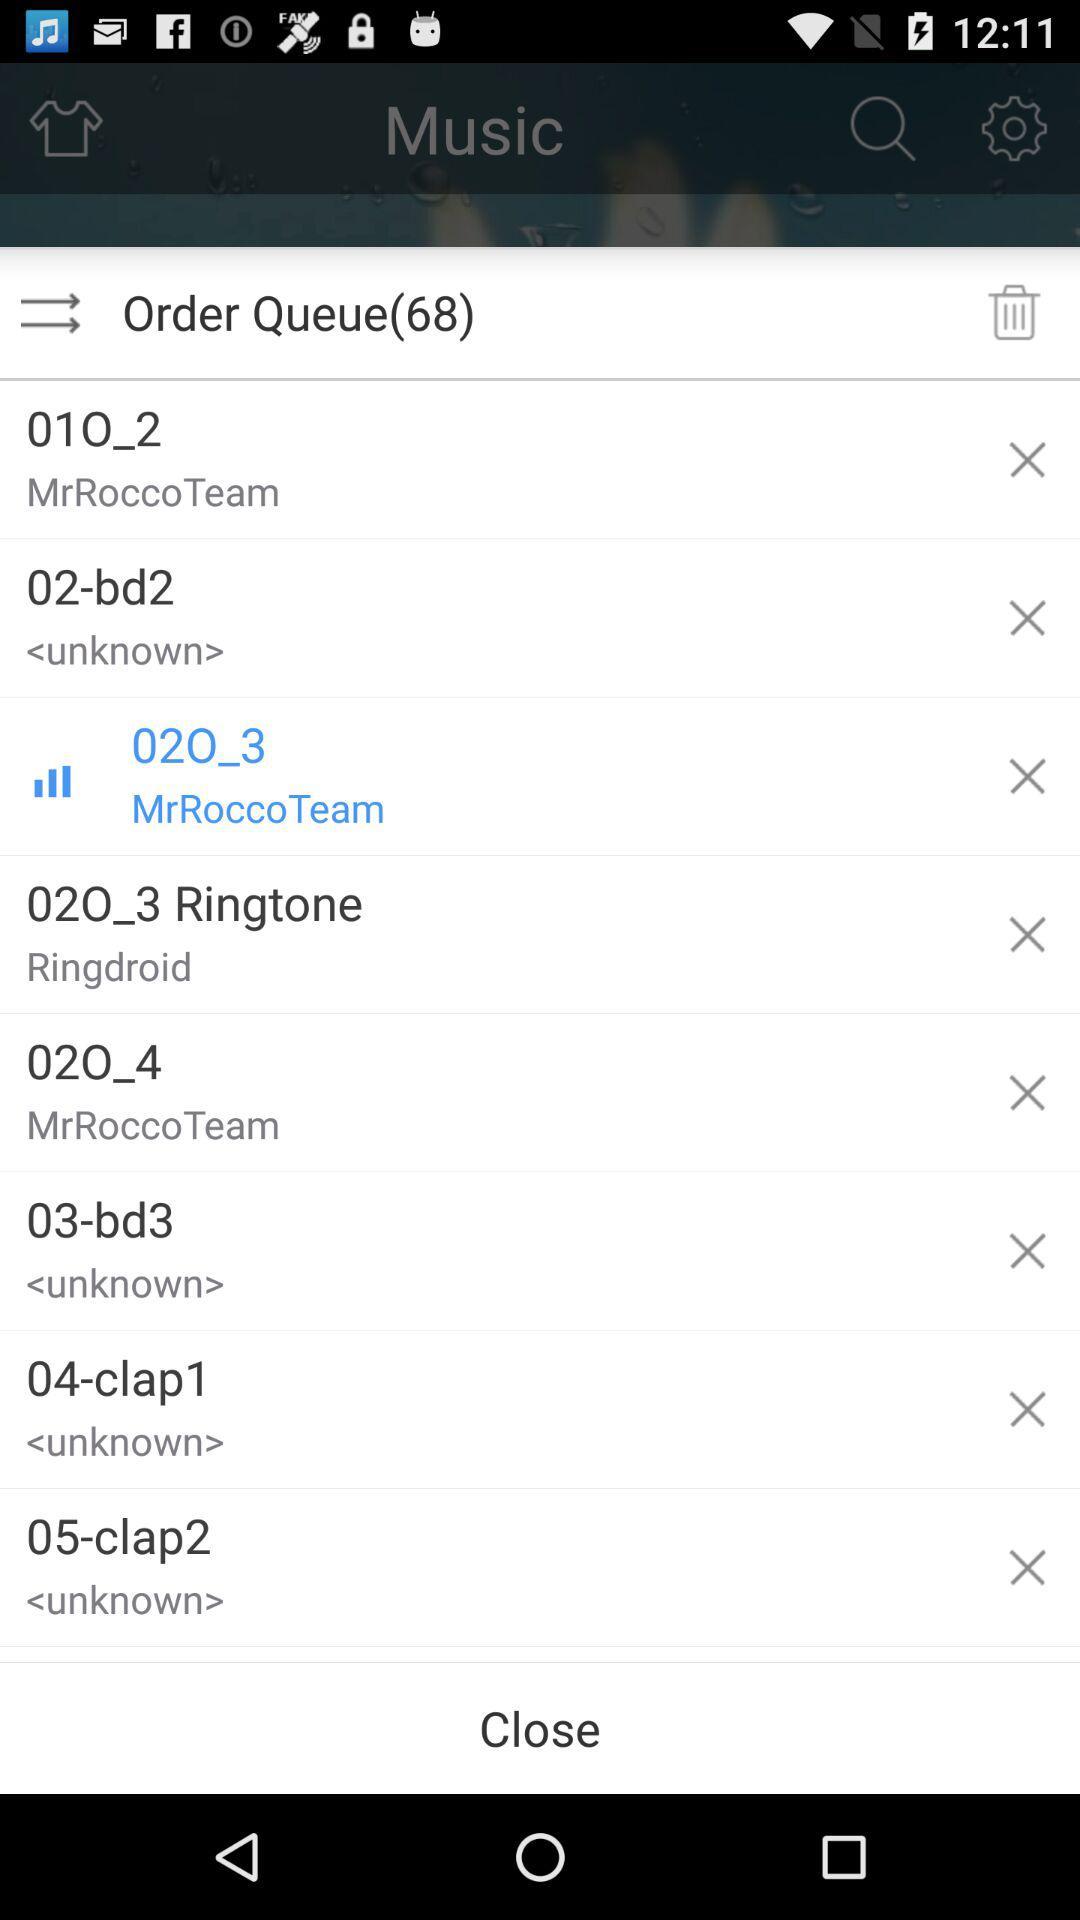 The height and width of the screenshot is (1920, 1080). I want to click on the app below the <unknown>, so click(487, 1527).